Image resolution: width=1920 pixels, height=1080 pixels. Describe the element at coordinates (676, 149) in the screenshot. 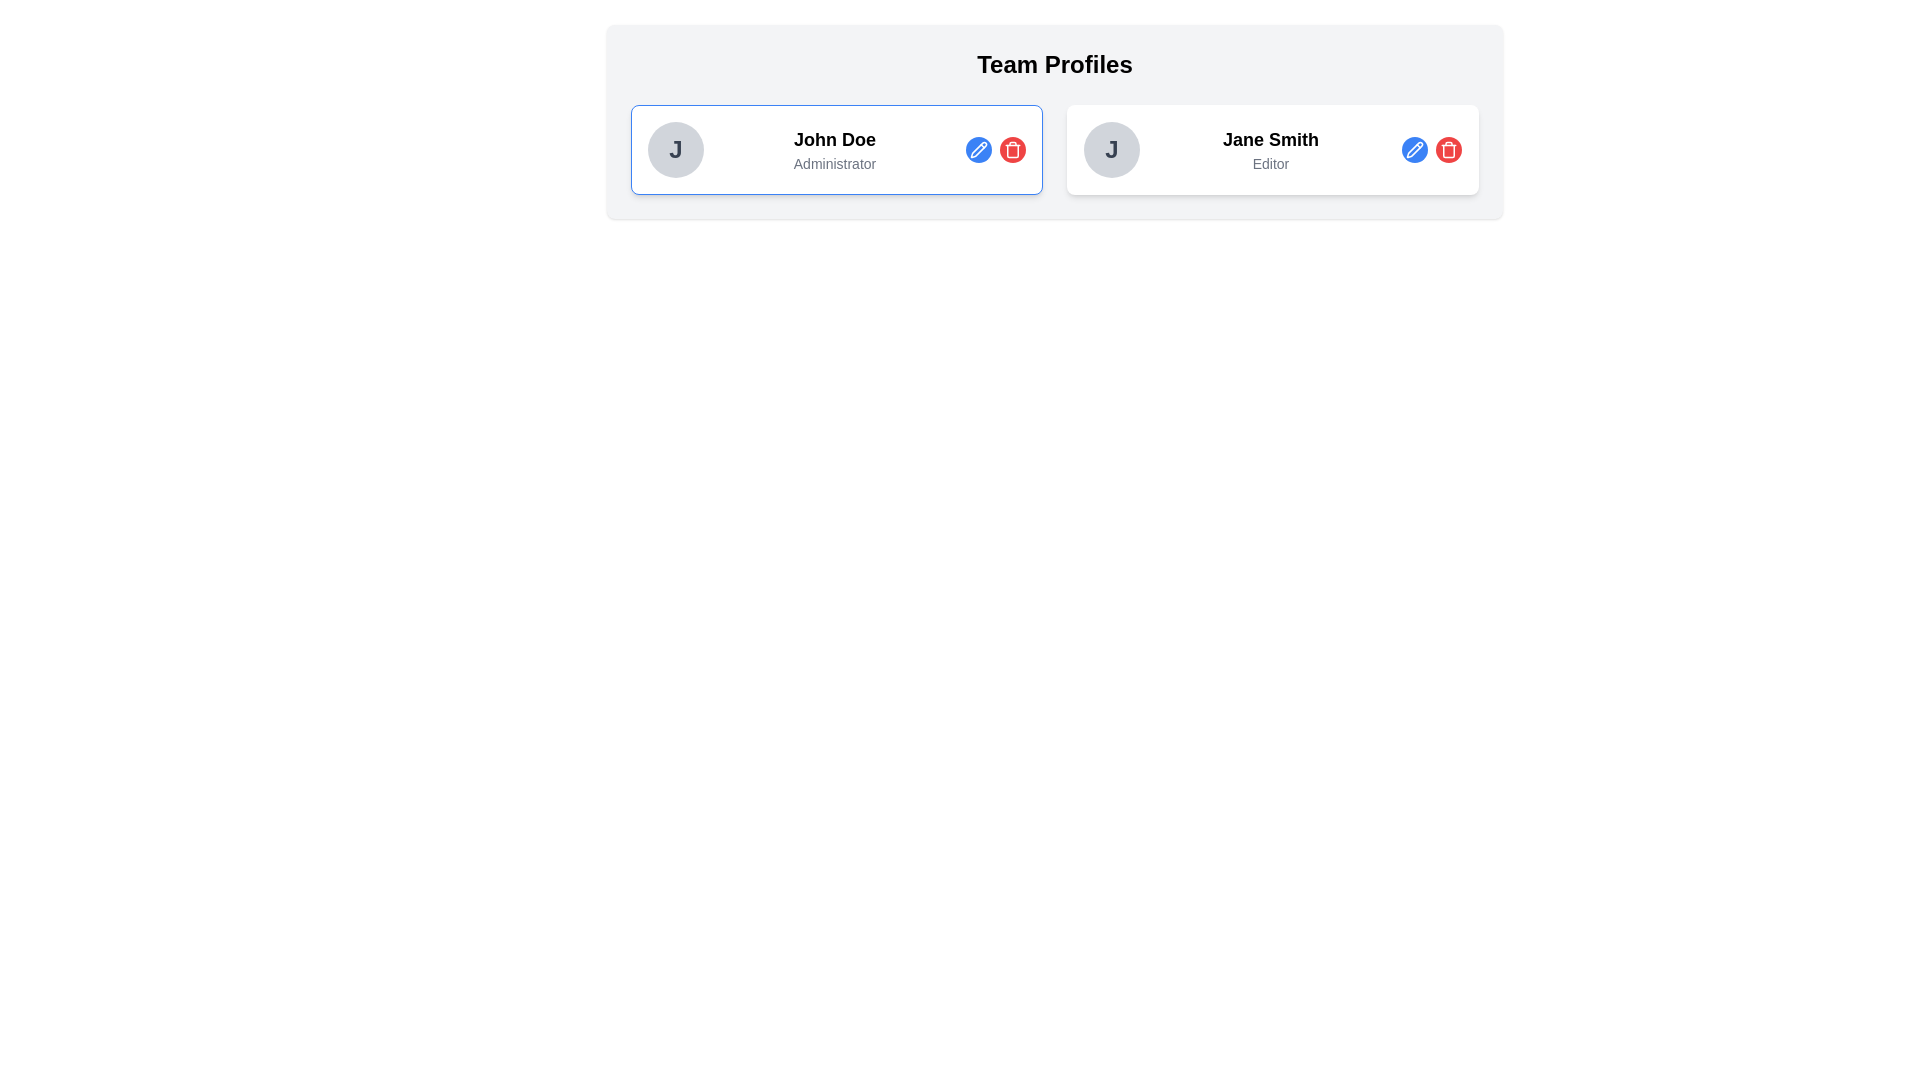

I see `the circular badge with a gray background and a bold, black letter 'J' that represents John Doe in the Team Profiles section` at that location.